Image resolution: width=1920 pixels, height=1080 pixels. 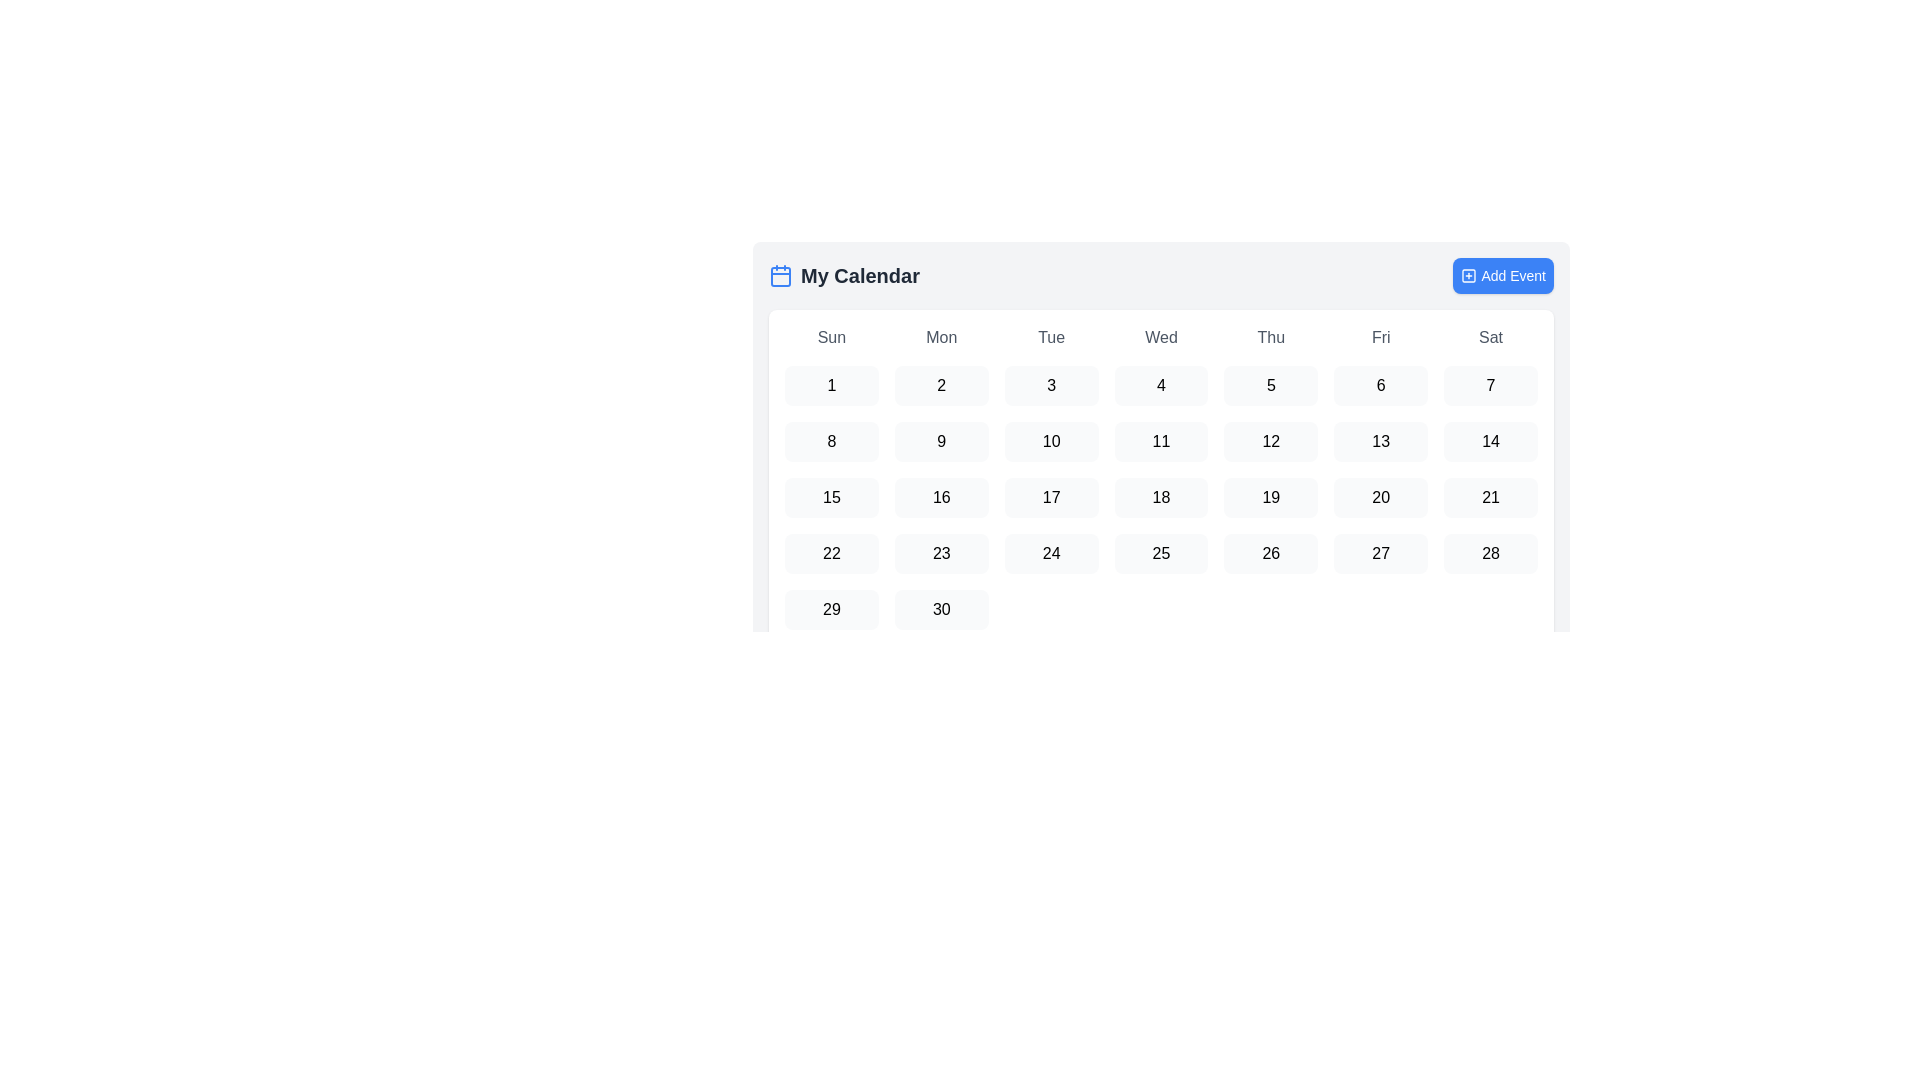 I want to click on the date cell representing '13' in the calendar grid, located in the 'Fri' column and third row, so click(x=1380, y=441).